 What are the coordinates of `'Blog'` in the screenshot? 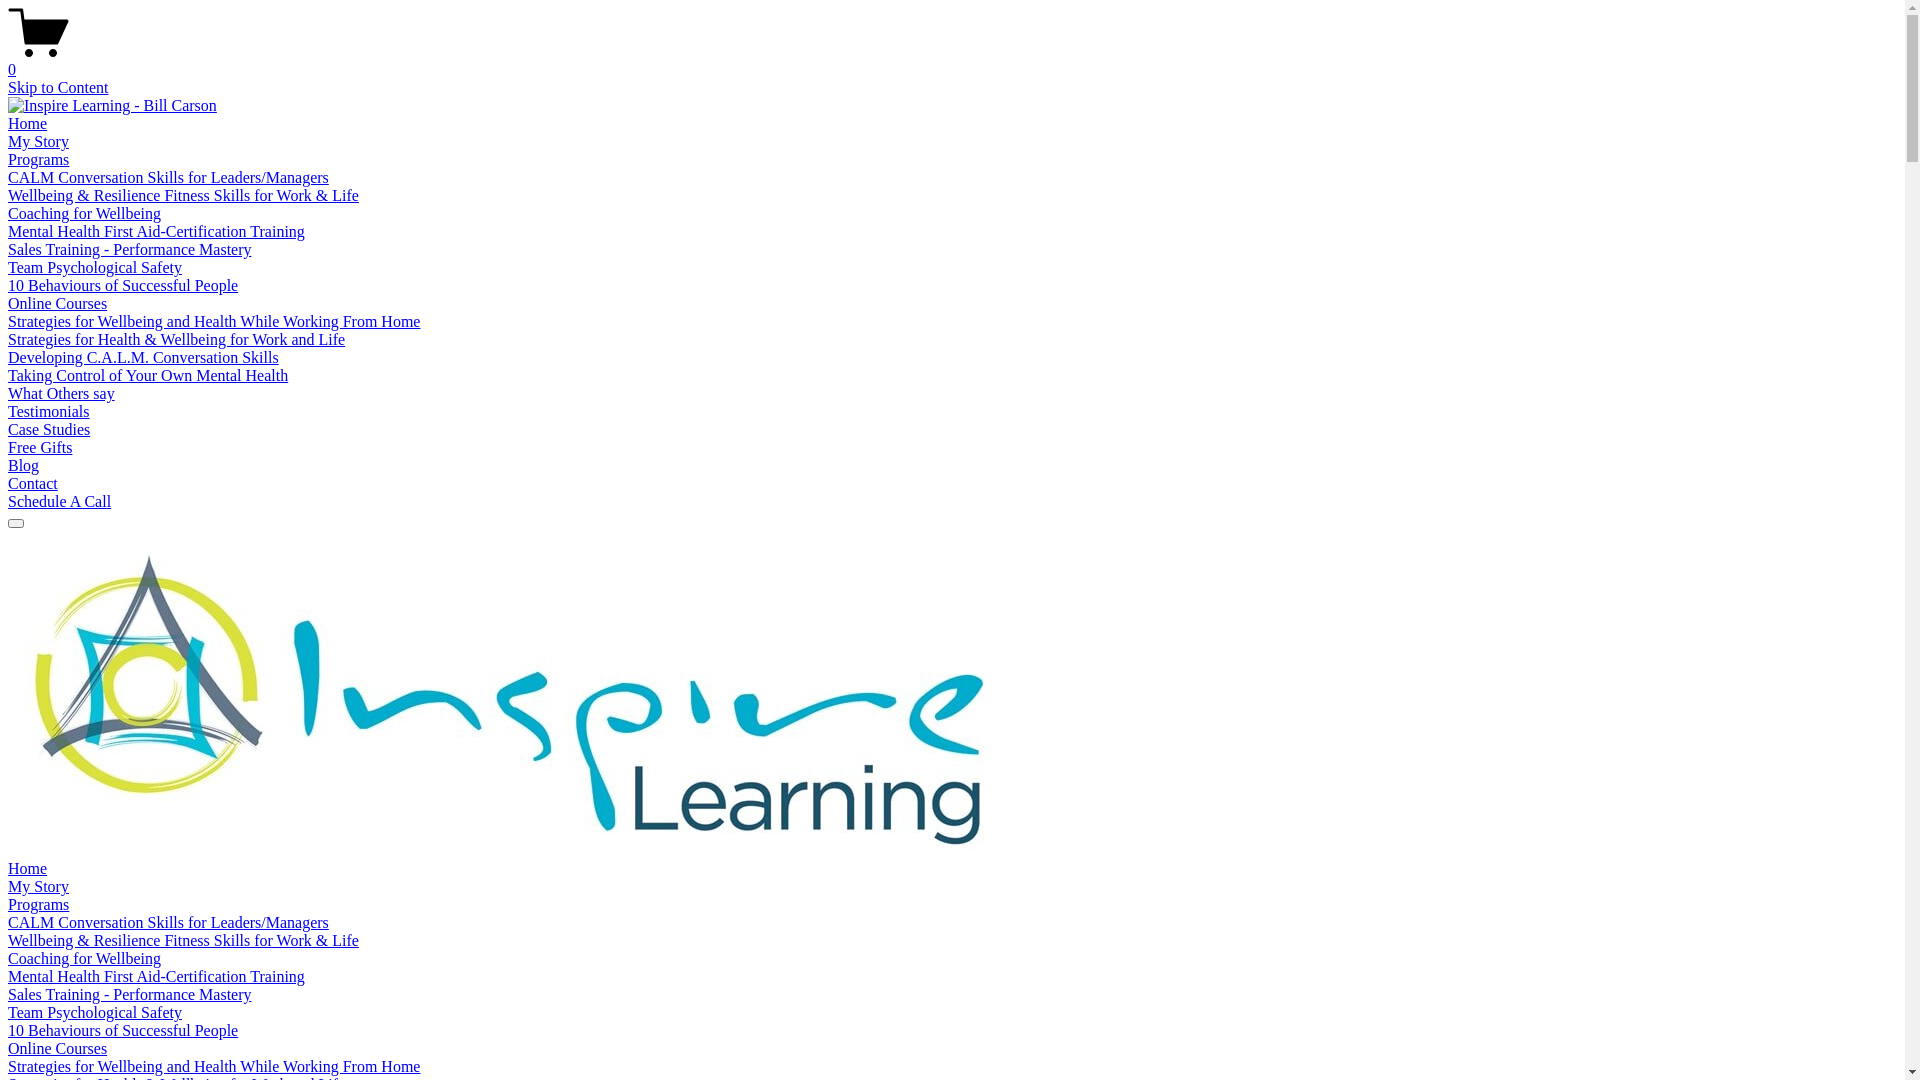 It's located at (23, 465).